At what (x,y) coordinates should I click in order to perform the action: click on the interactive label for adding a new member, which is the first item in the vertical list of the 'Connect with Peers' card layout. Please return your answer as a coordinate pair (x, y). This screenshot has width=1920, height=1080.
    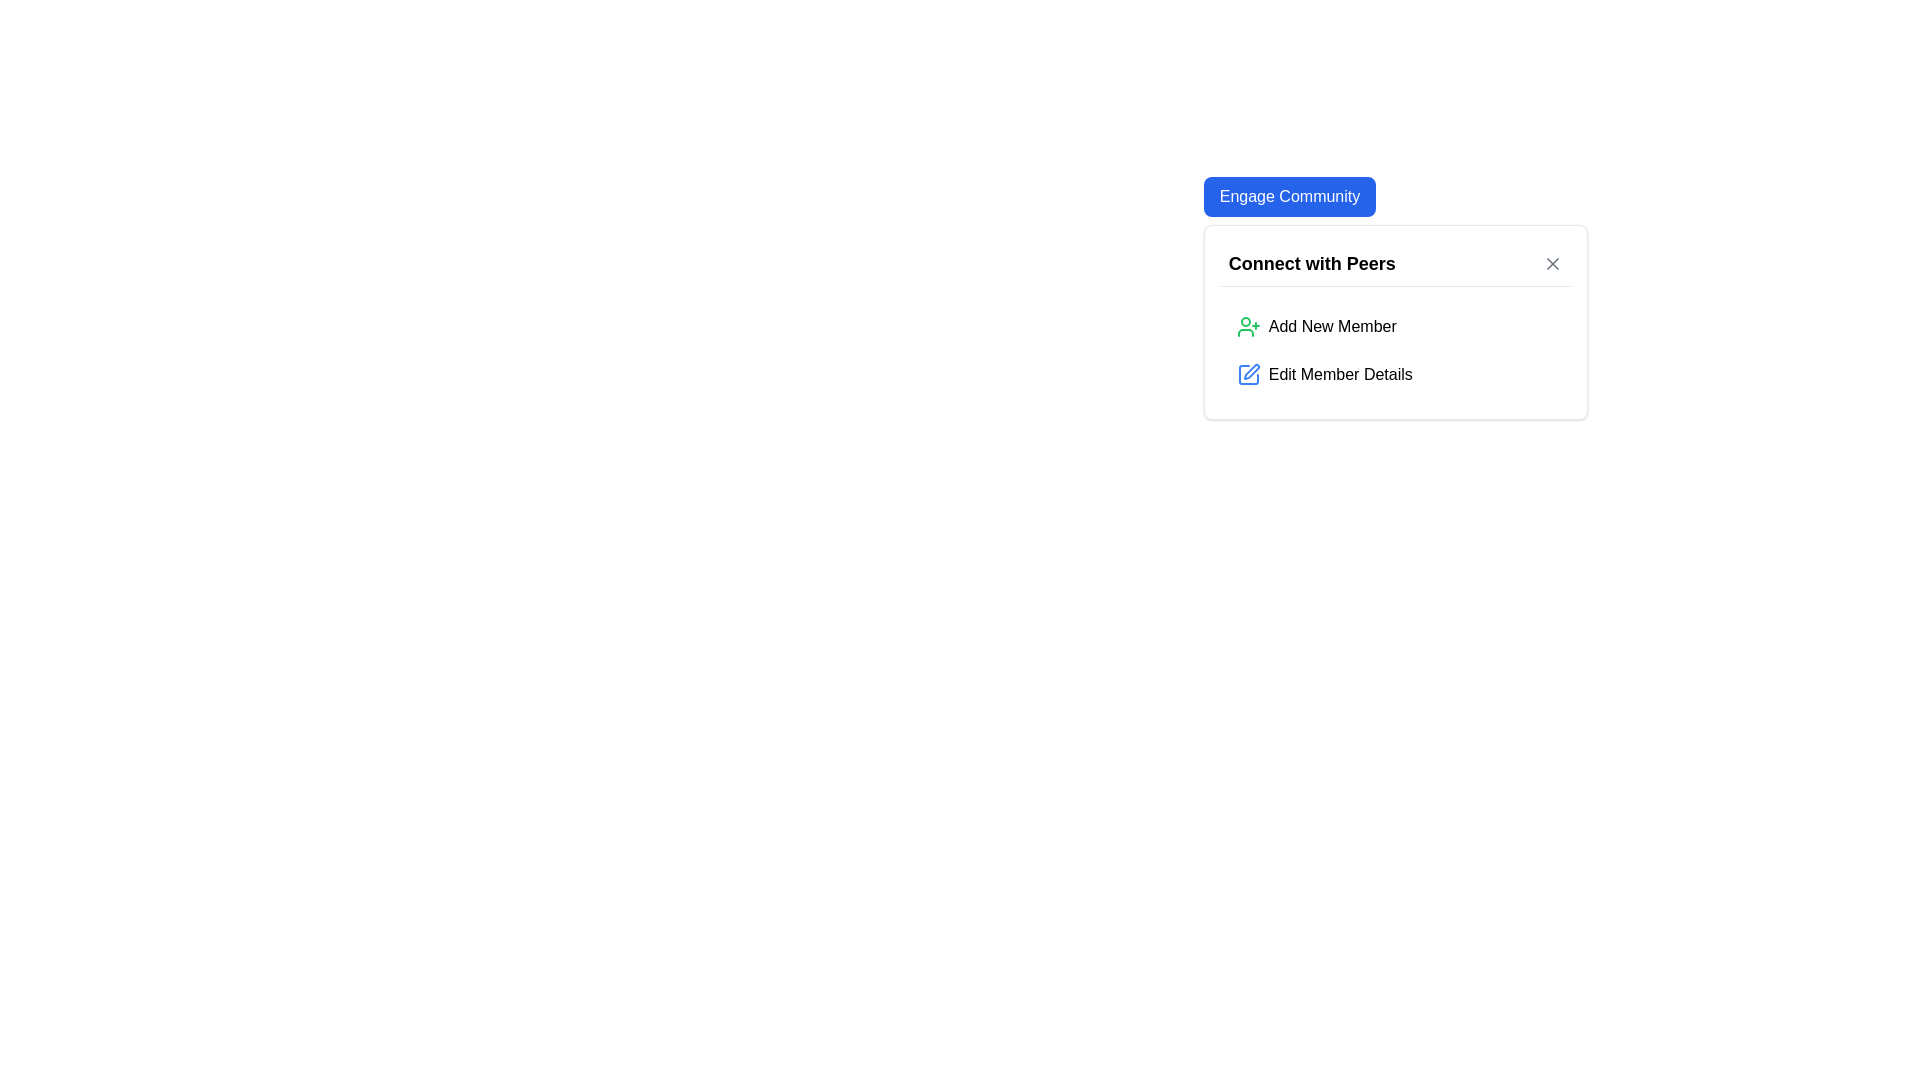
    Looking at the image, I should click on (1332, 326).